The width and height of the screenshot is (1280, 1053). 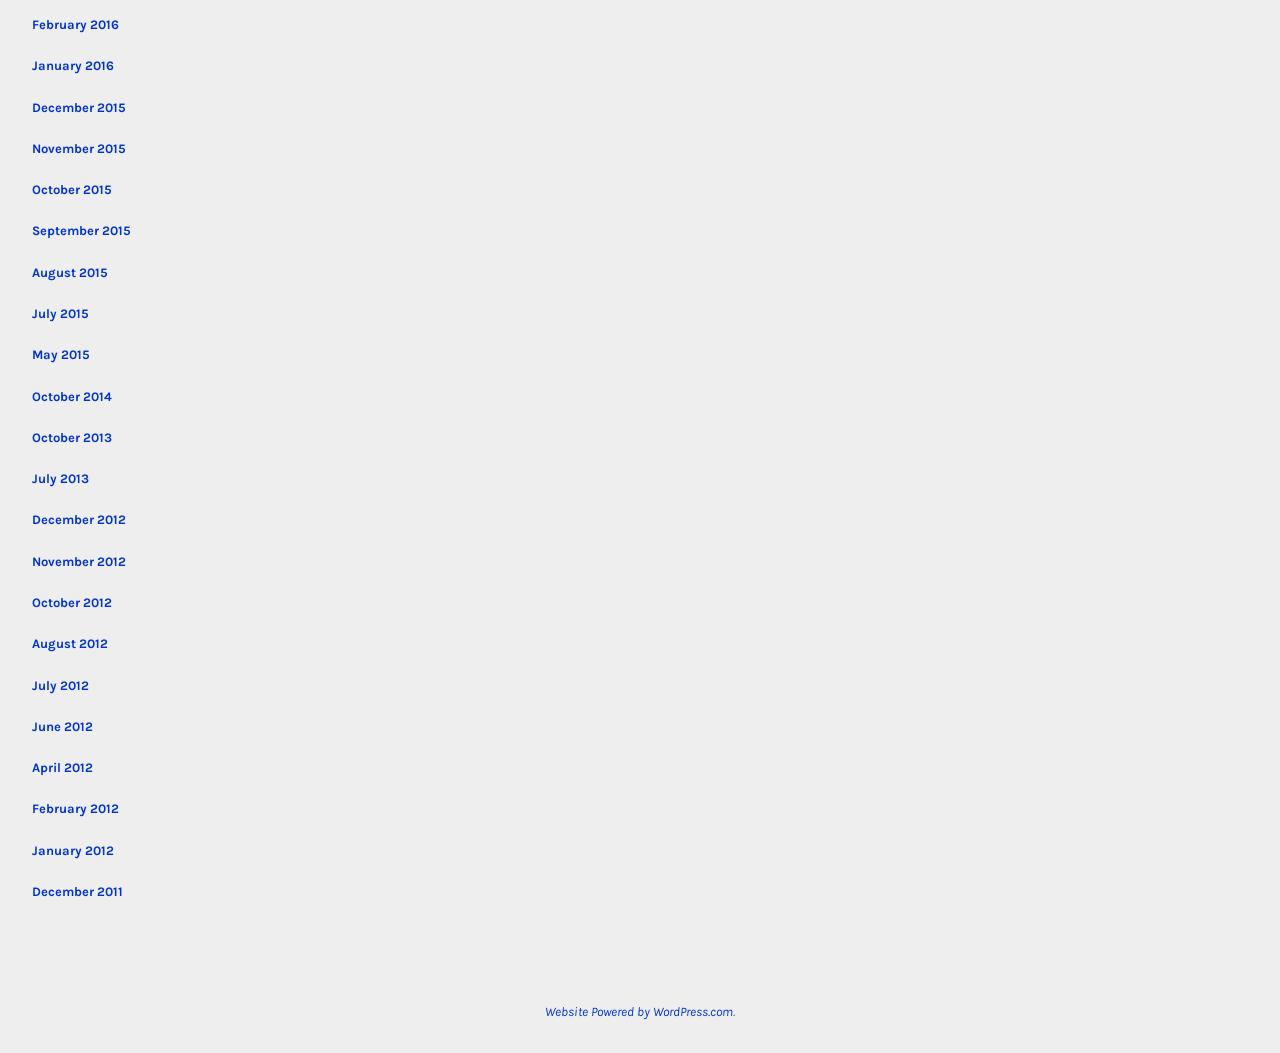 I want to click on 'December 2012', so click(x=32, y=519).